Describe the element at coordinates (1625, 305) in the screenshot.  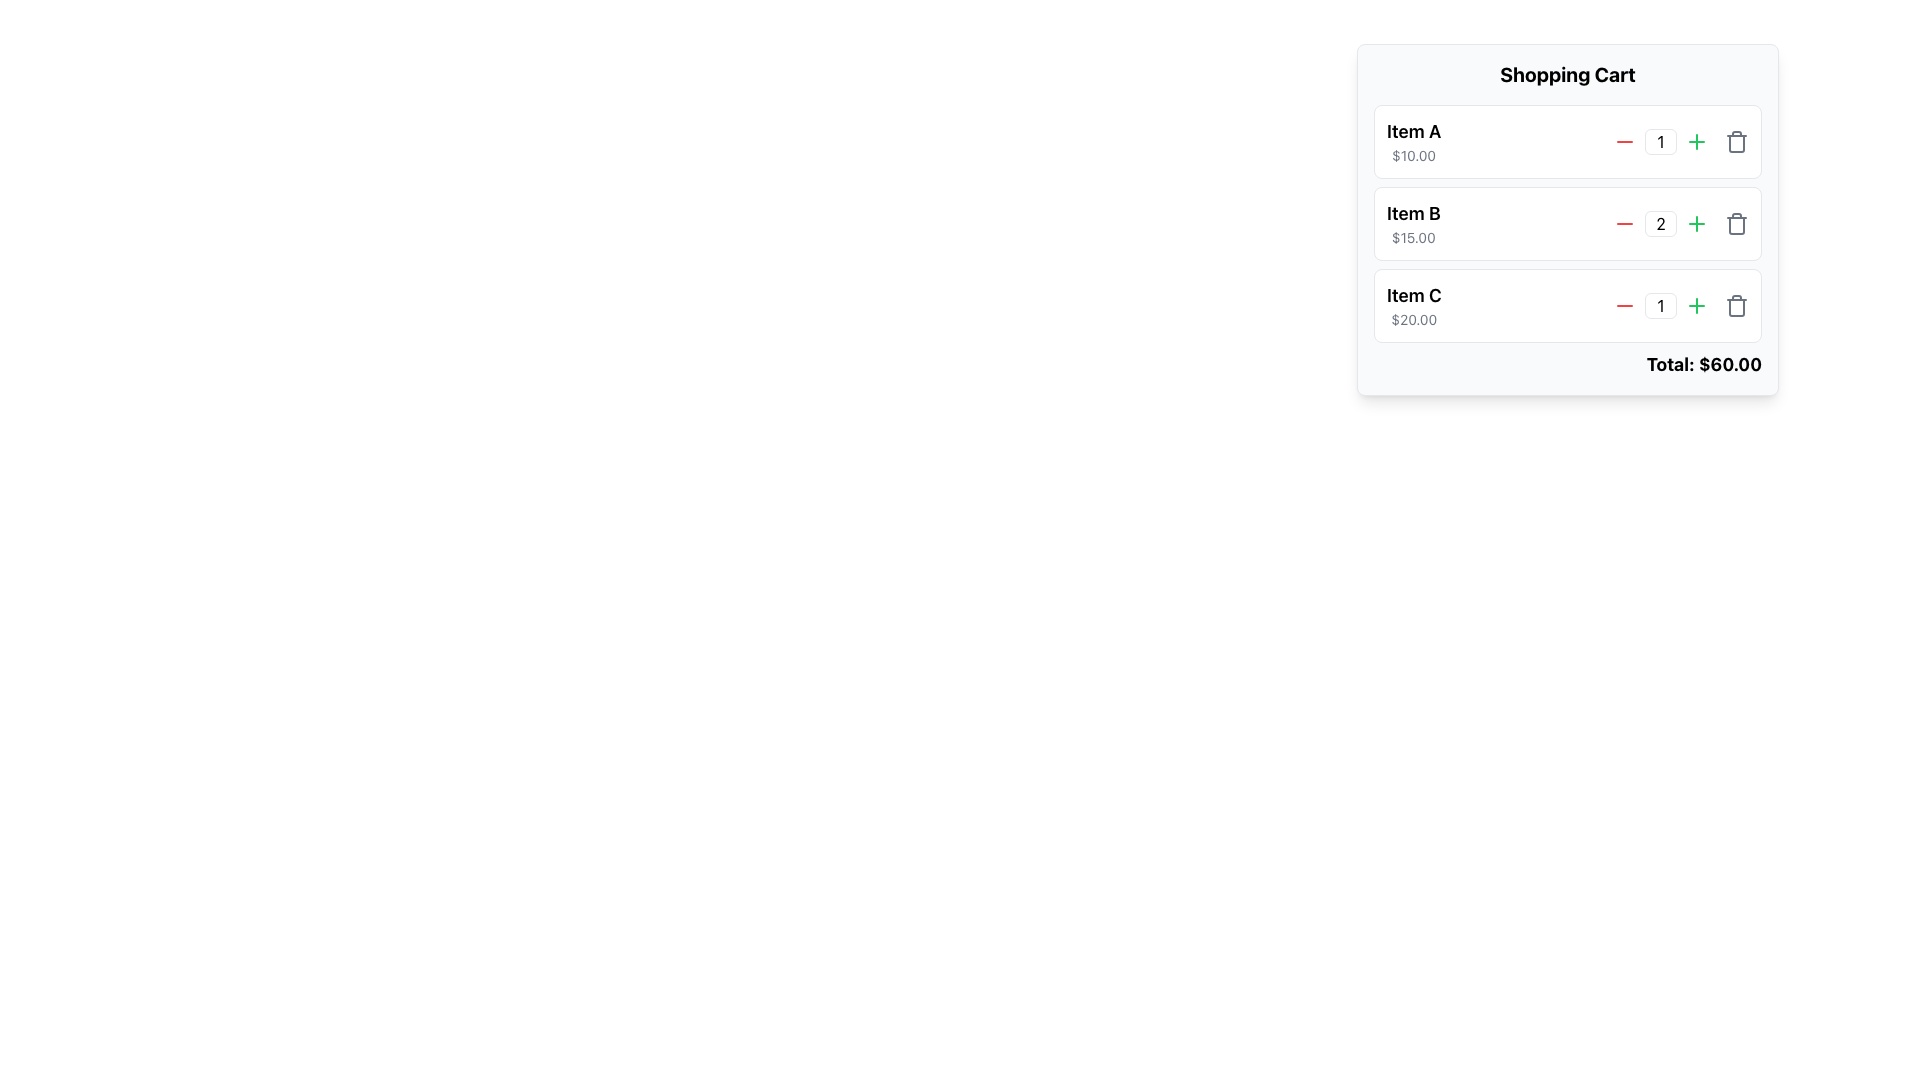
I see `the leftmost button next to the quantity field for 'Item C' to decrement the item quantity` at that location.